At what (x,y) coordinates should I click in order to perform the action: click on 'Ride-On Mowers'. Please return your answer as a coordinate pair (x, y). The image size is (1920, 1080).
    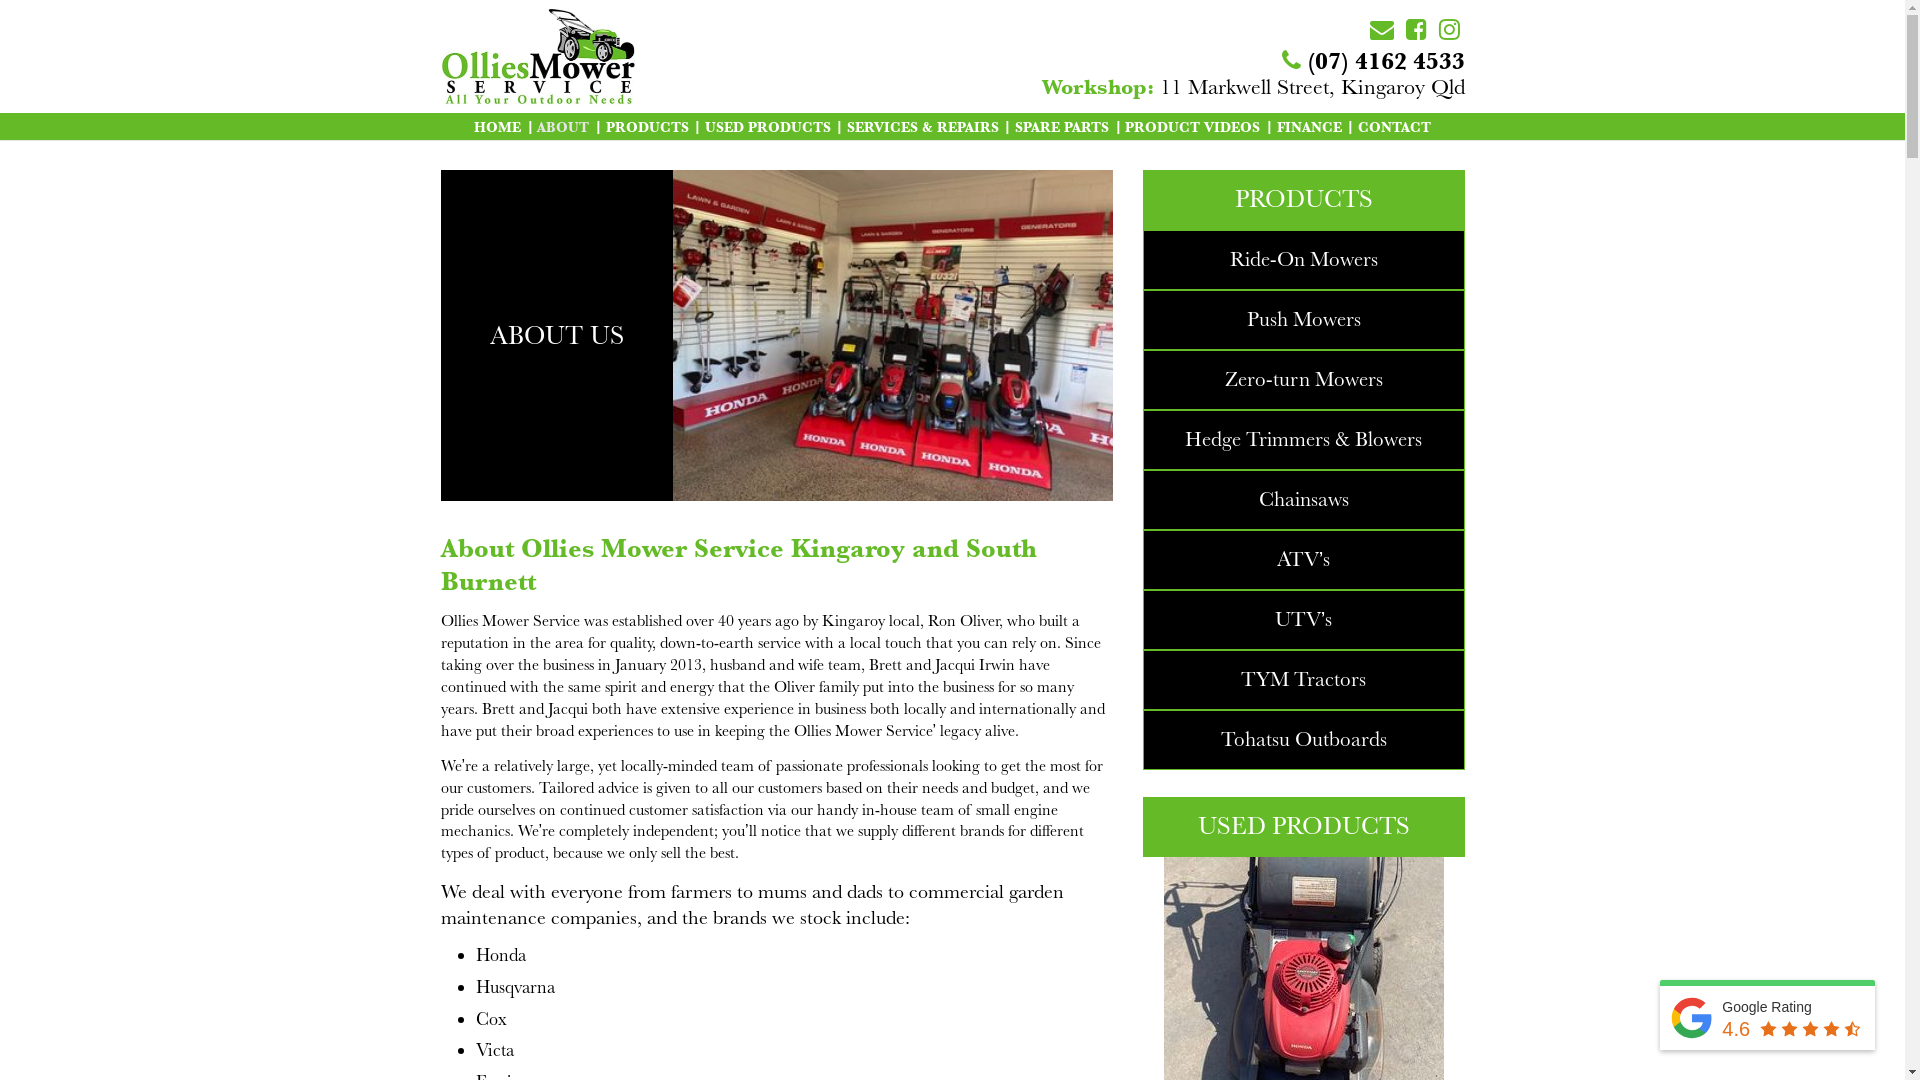
    Looking at the image, I should click on (1304, 258).